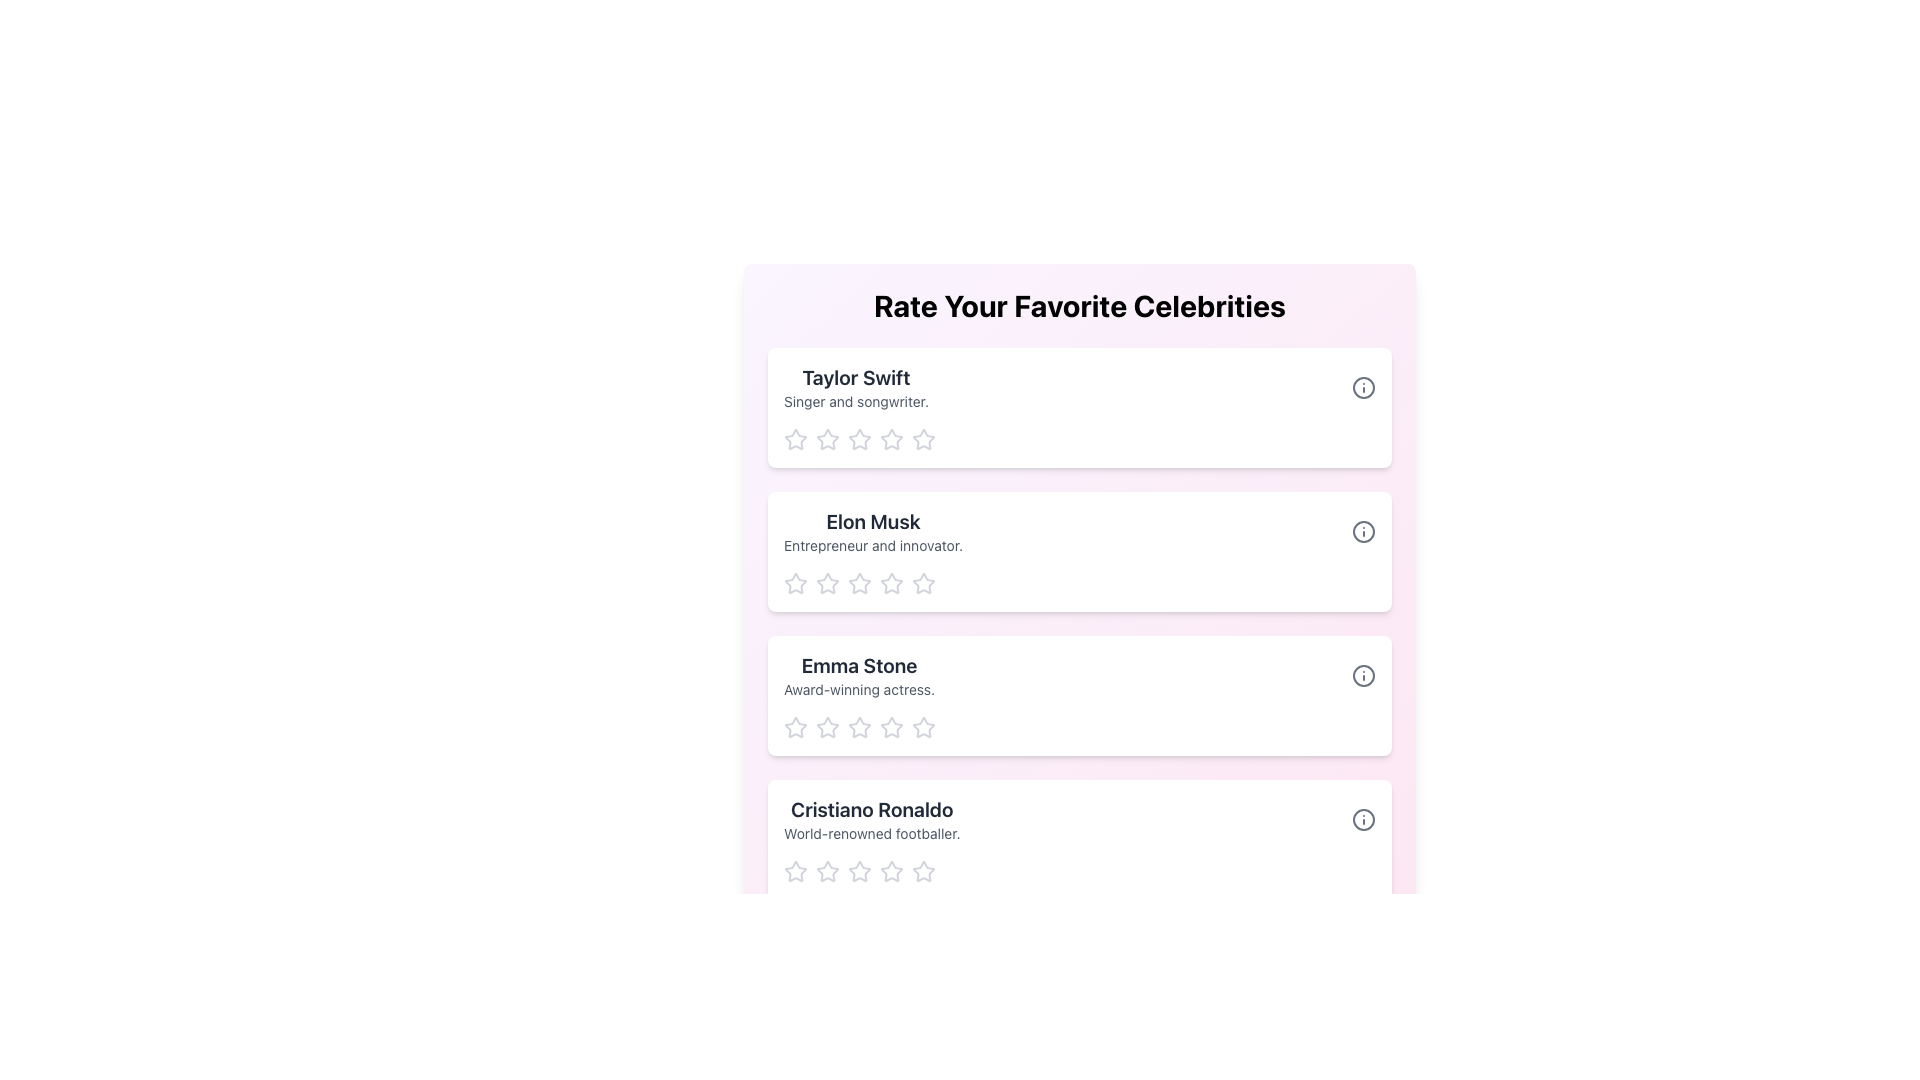 The image size is (1920, 1080). Describe the element at coordinates (1362, 675) in the screenshot. I see `the small gray circular icon at the right edge of the row labeled 'Emma Stone'` at that location.